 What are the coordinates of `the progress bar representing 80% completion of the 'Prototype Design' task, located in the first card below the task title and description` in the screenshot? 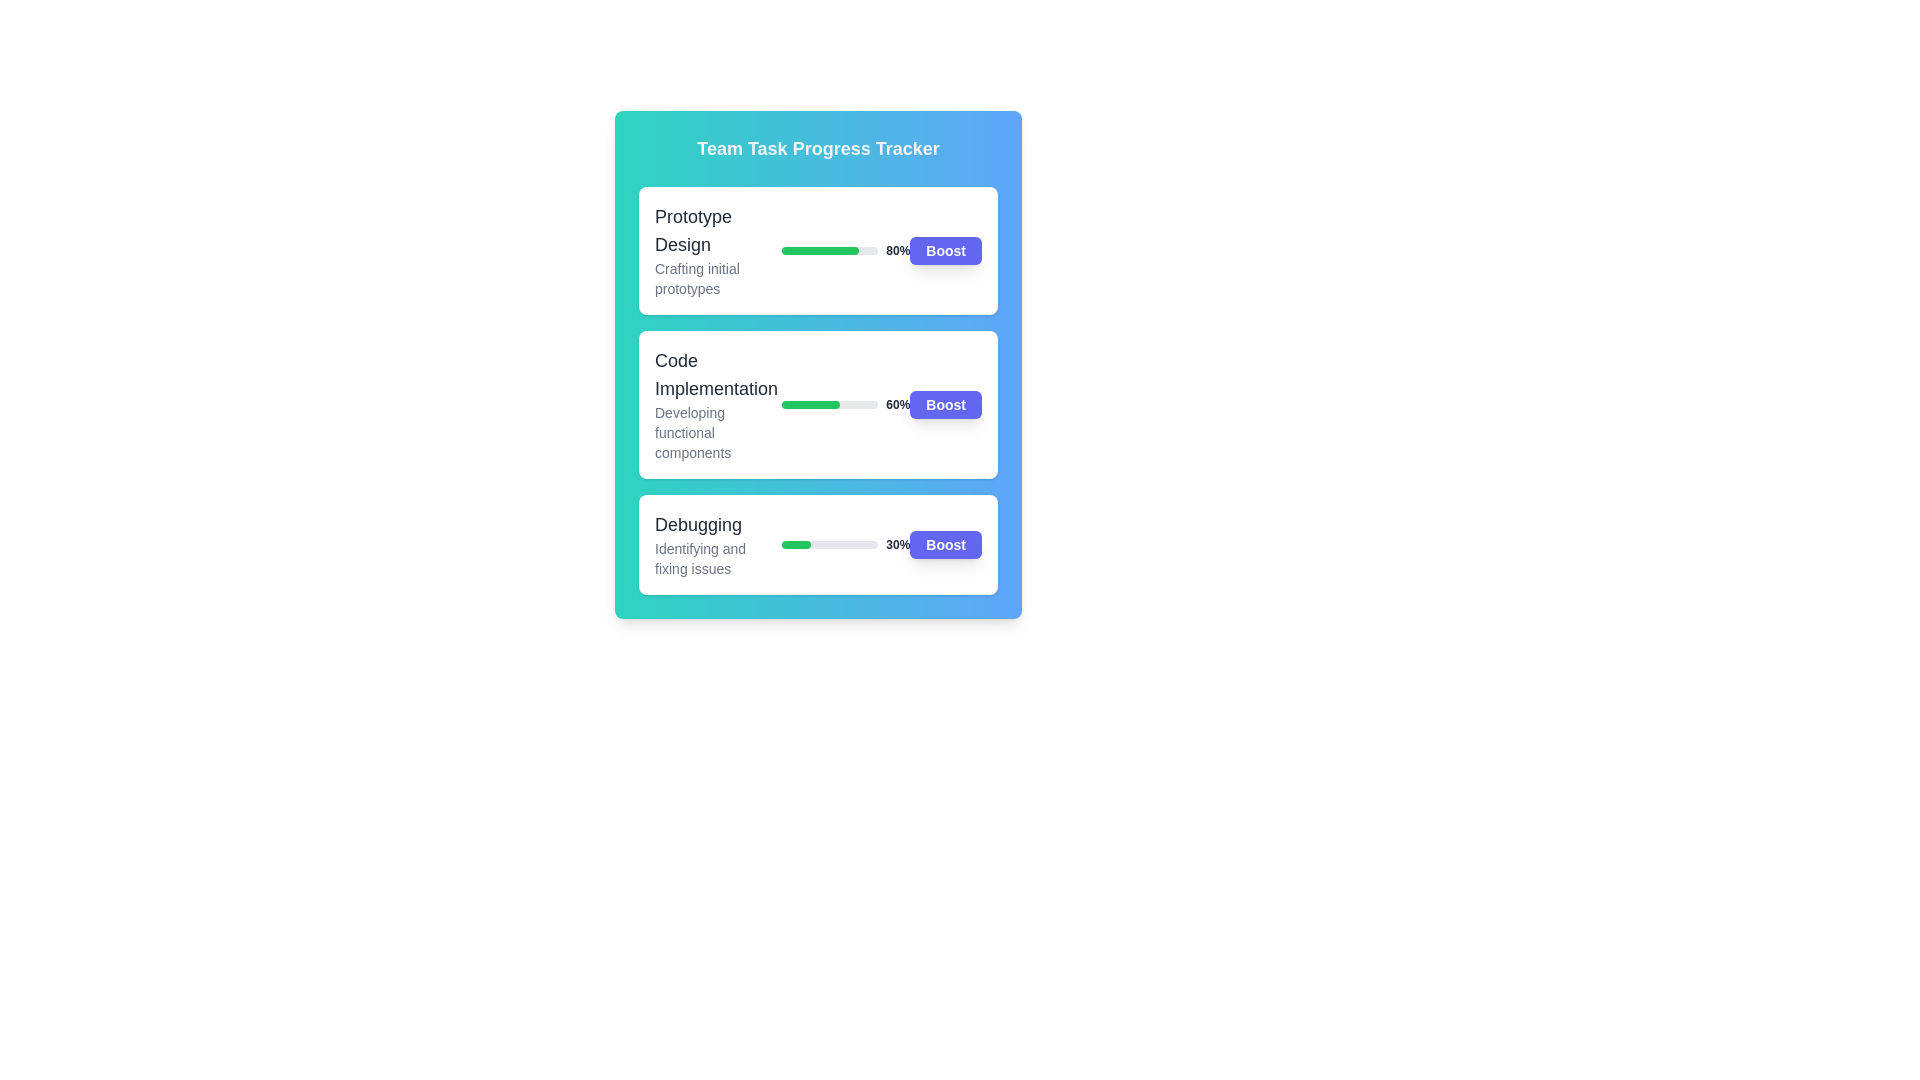 It's located at (830, 249).